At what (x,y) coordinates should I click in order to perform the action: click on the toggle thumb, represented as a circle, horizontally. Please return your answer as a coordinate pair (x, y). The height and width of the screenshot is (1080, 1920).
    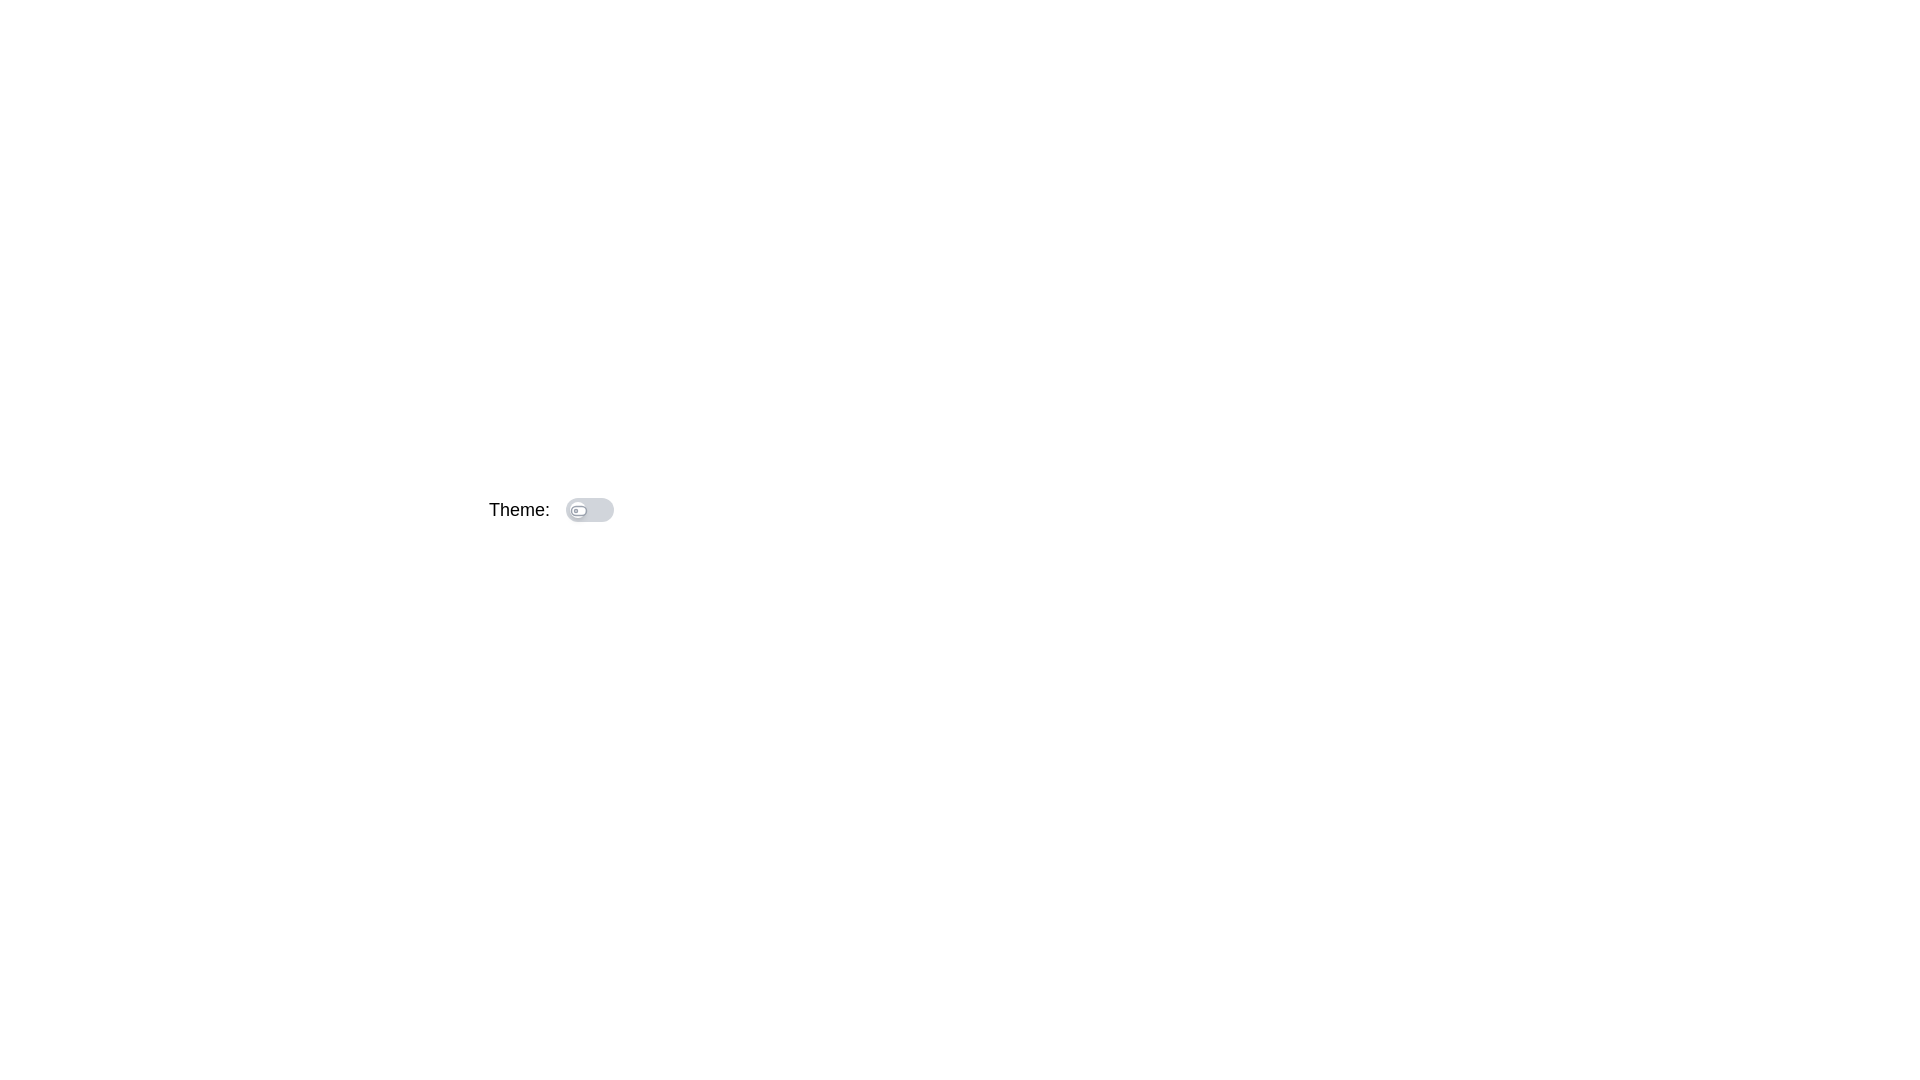
    Looking at the image, I should click on (577, 508).